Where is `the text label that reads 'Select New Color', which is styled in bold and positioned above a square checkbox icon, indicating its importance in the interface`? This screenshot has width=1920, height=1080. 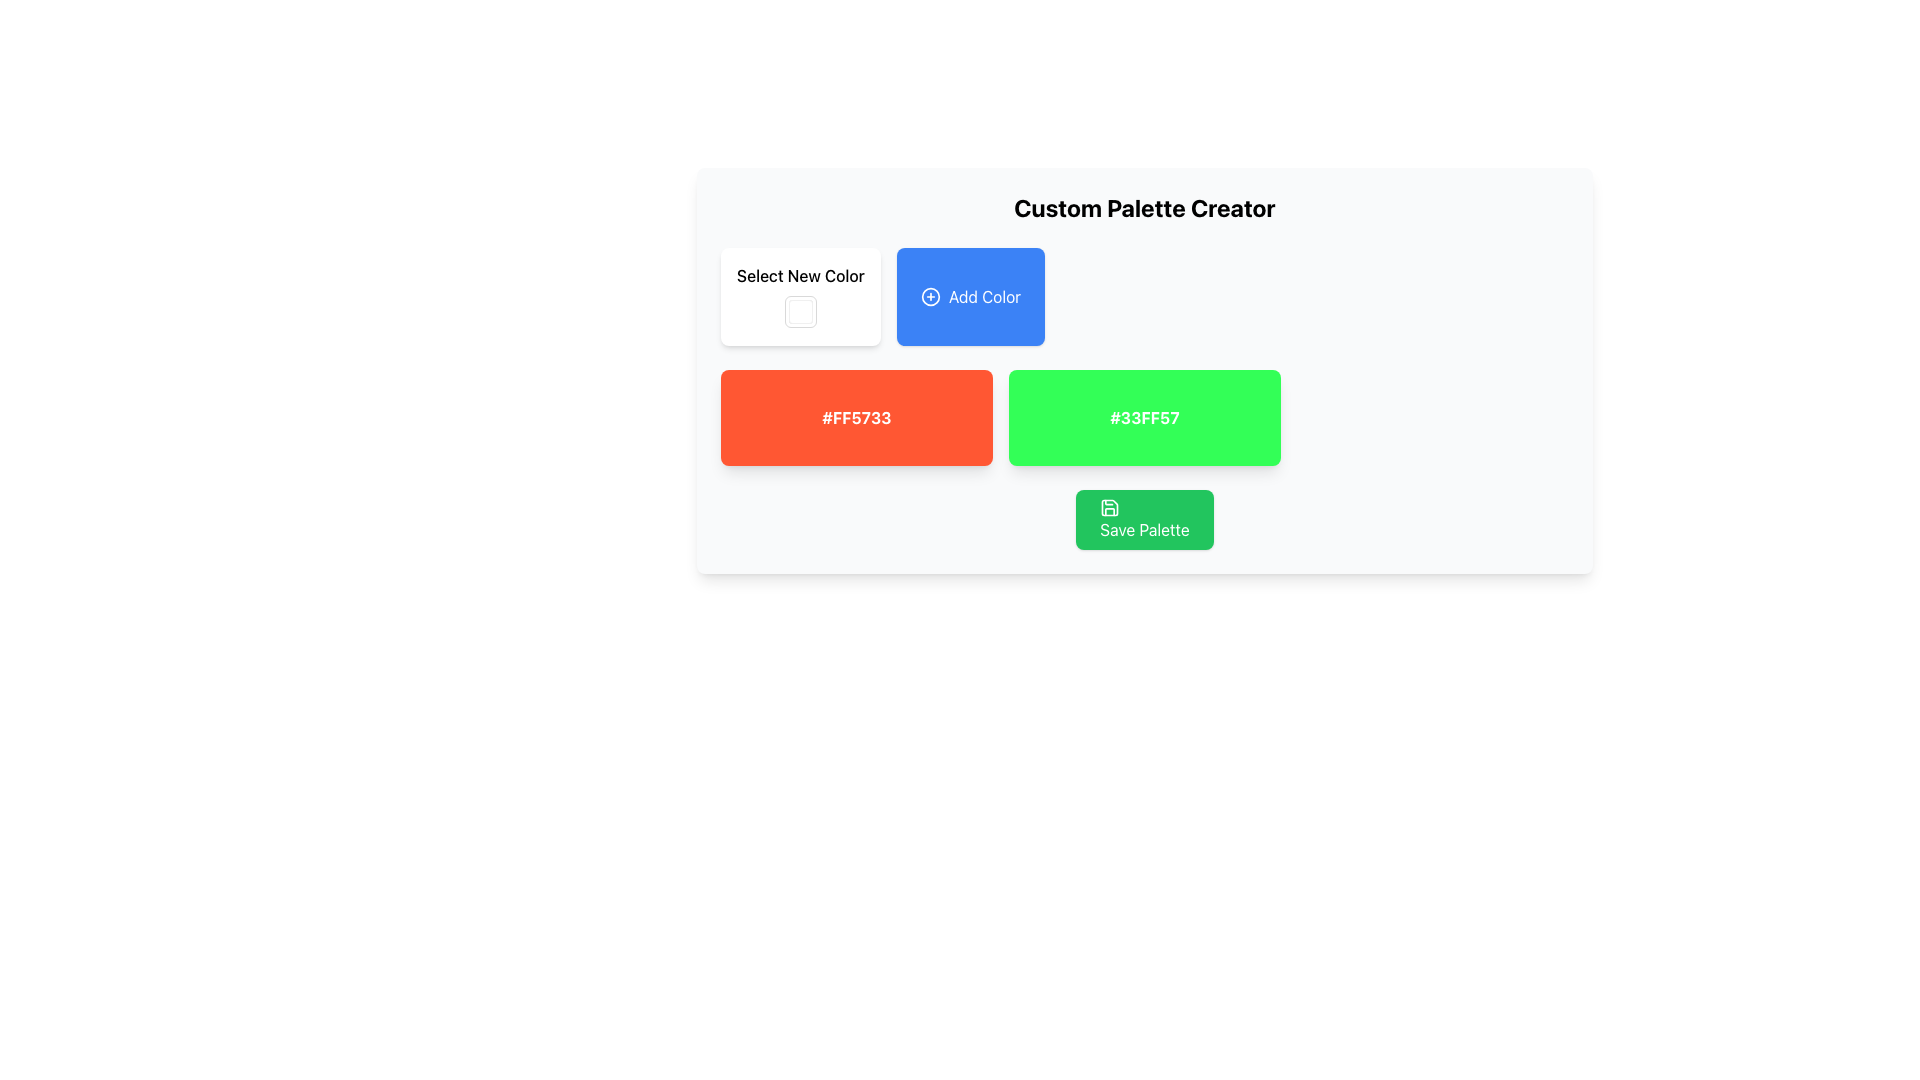
the text label that reads 'Select New Color', which is styled in bold and positioned above a square checkbox icon, indicating its importance in the interface is located at coordinates (800, 276).